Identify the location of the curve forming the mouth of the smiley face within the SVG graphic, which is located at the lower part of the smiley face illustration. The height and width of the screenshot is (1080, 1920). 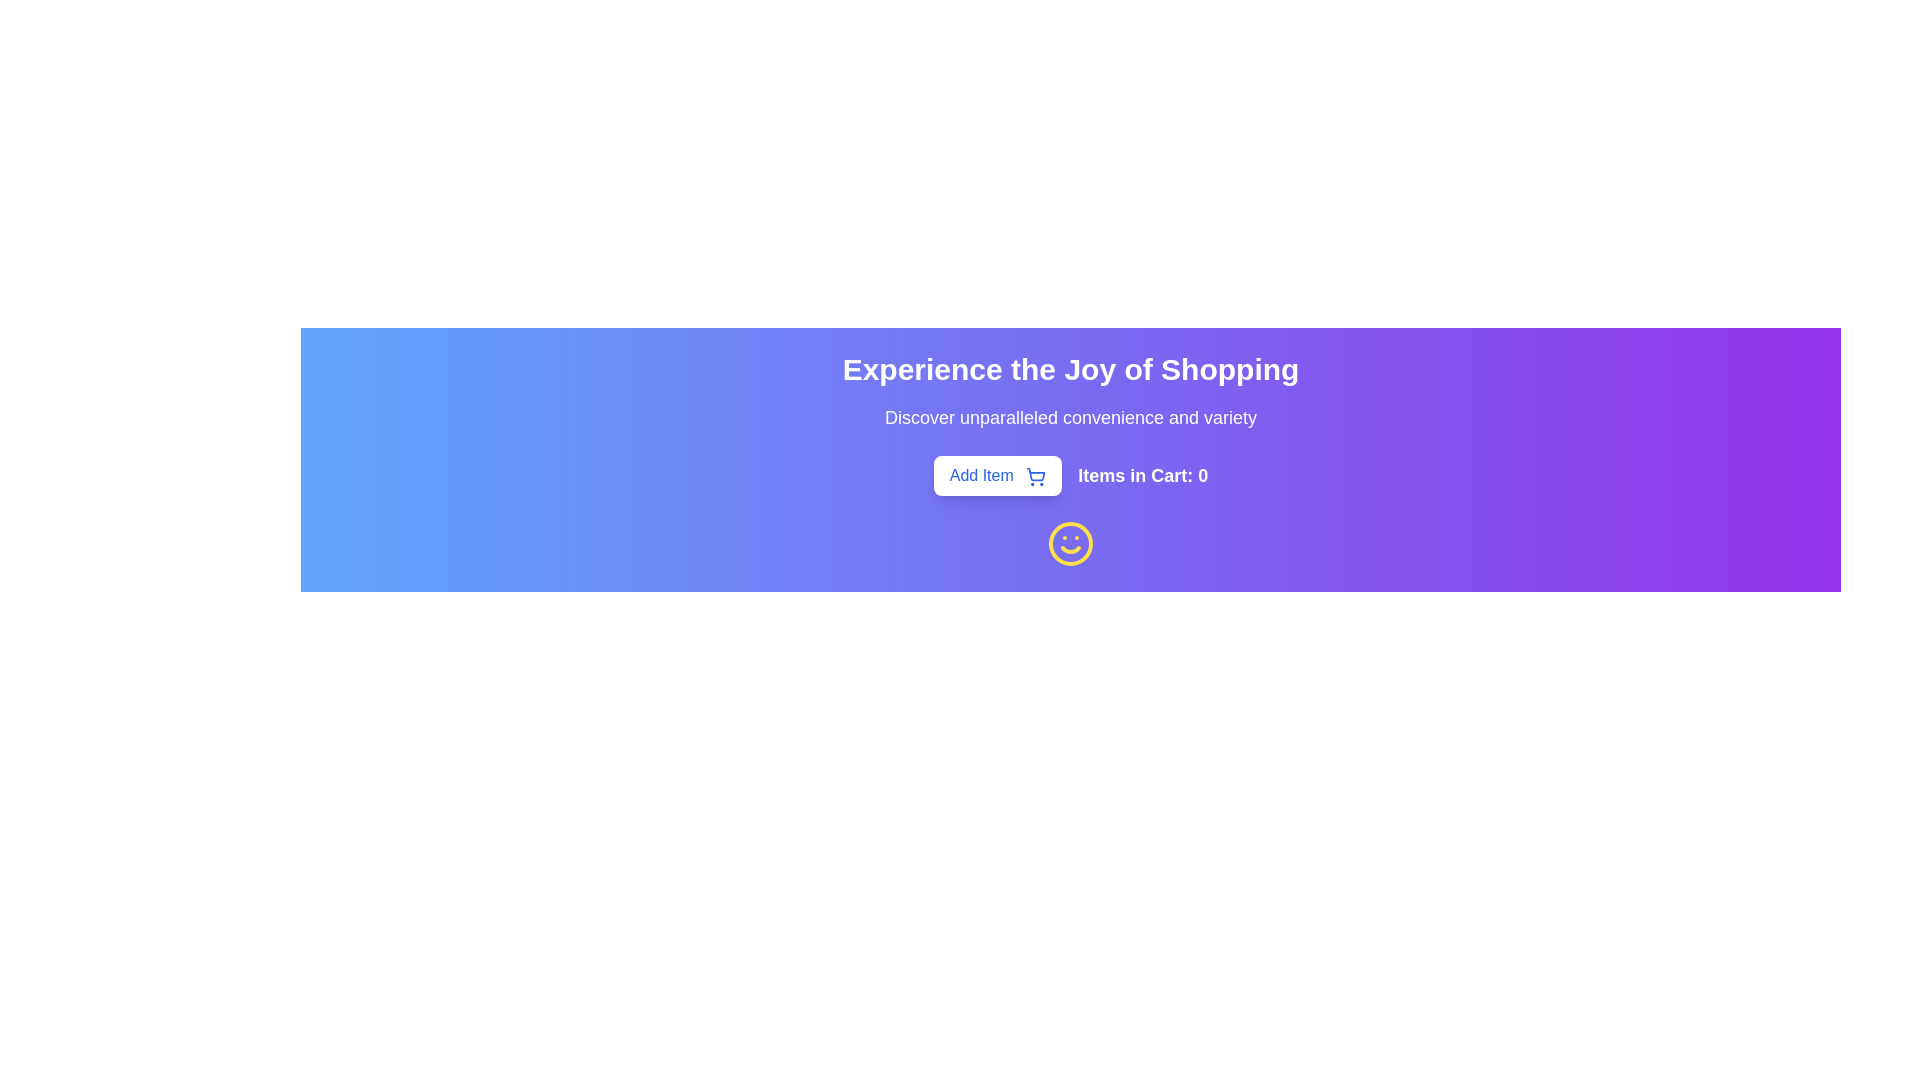
(1069, 550).